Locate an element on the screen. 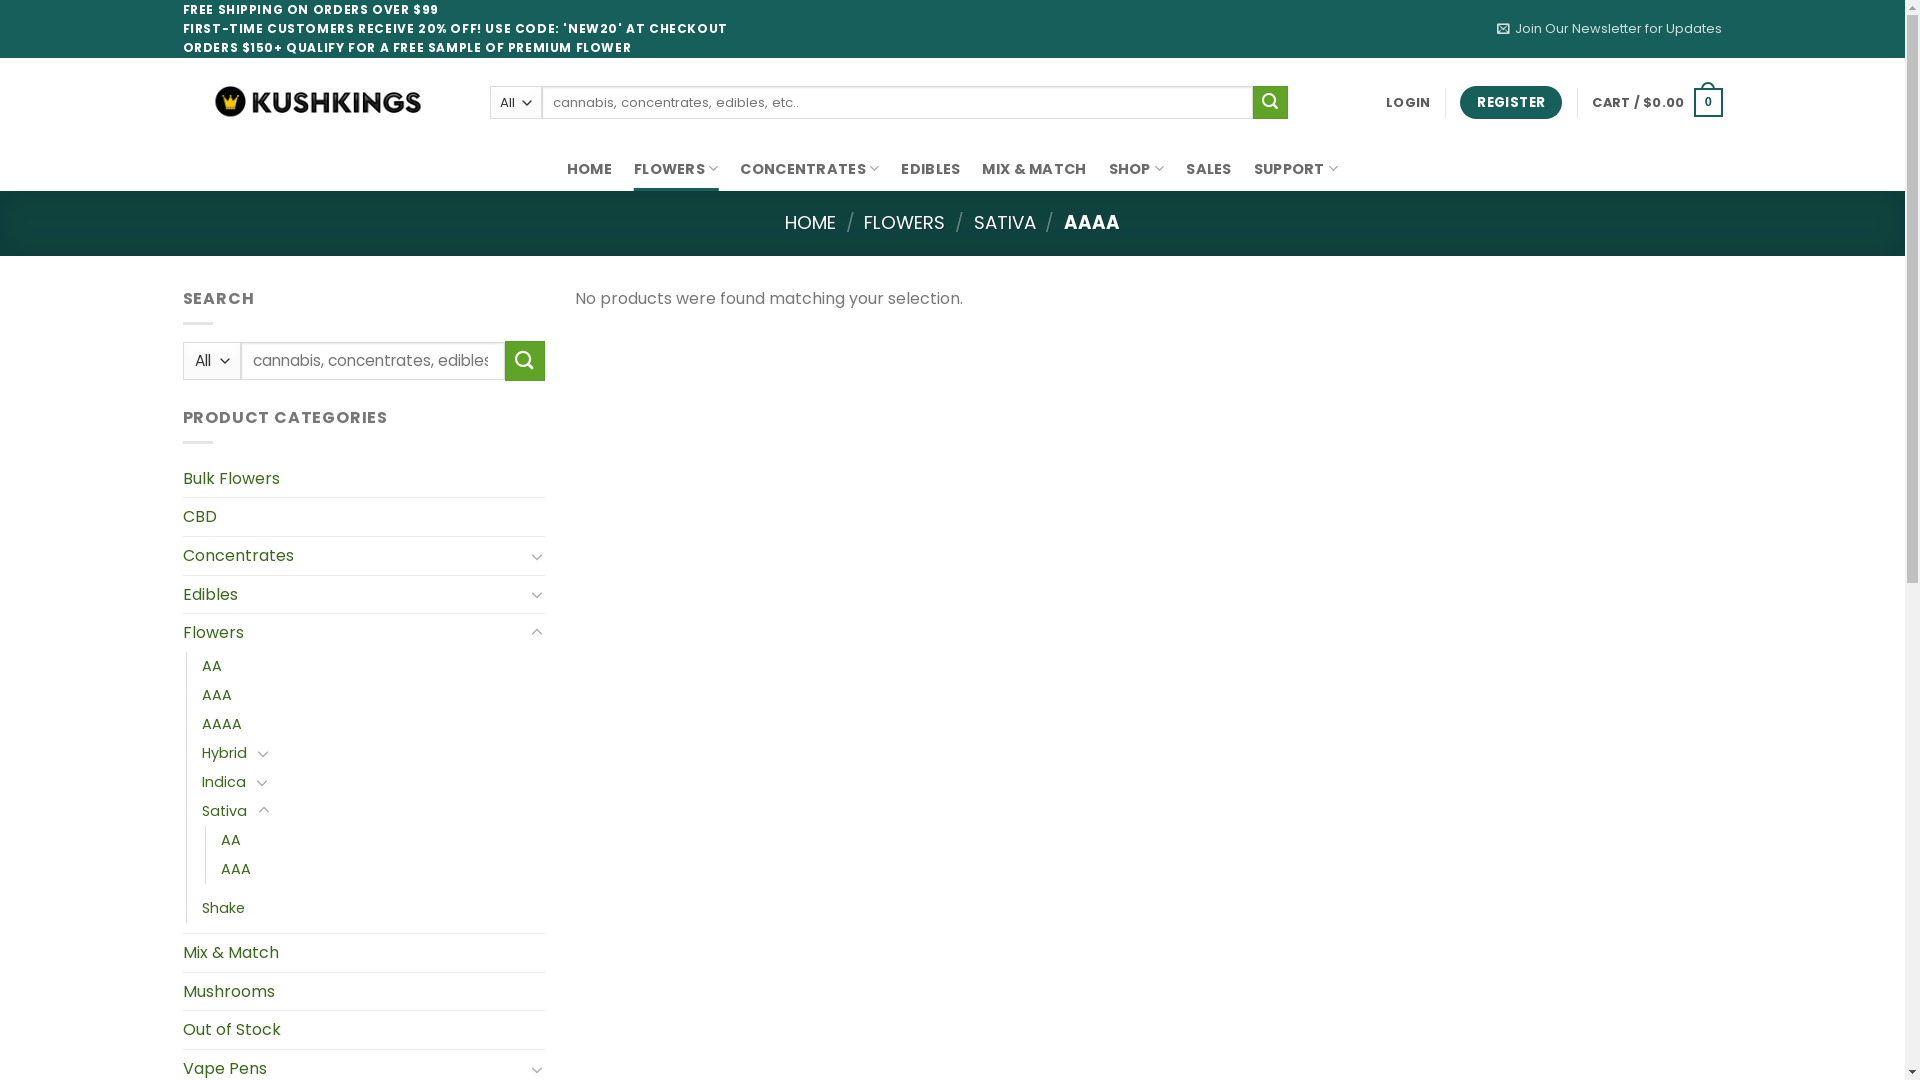  'FLOWERS' is located at coordinates (632, 168).